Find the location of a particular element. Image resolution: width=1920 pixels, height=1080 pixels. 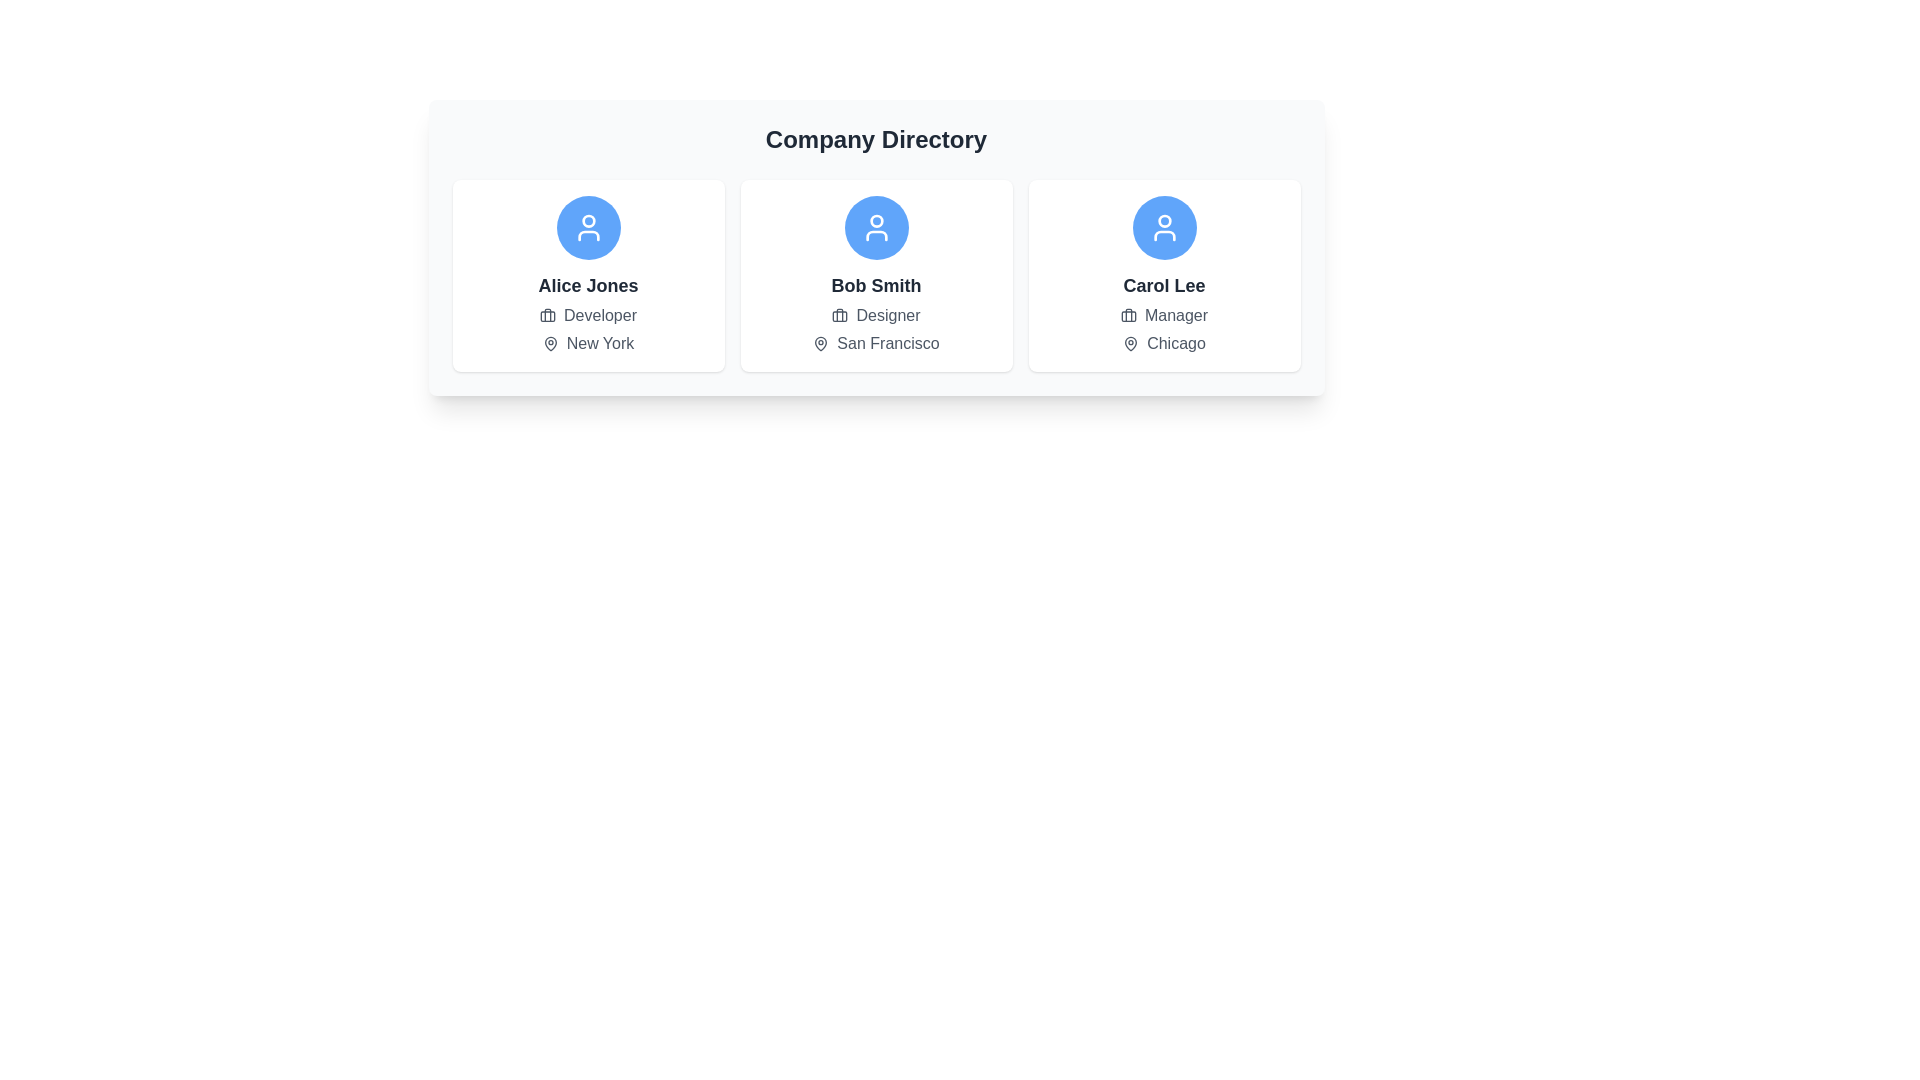

the text label displaying the job title of 'Carol Lee' in the 'Company Directory' section, located under the name 'Carol Lee' and above 'Chicago' is located at coordinates (1164, 315).